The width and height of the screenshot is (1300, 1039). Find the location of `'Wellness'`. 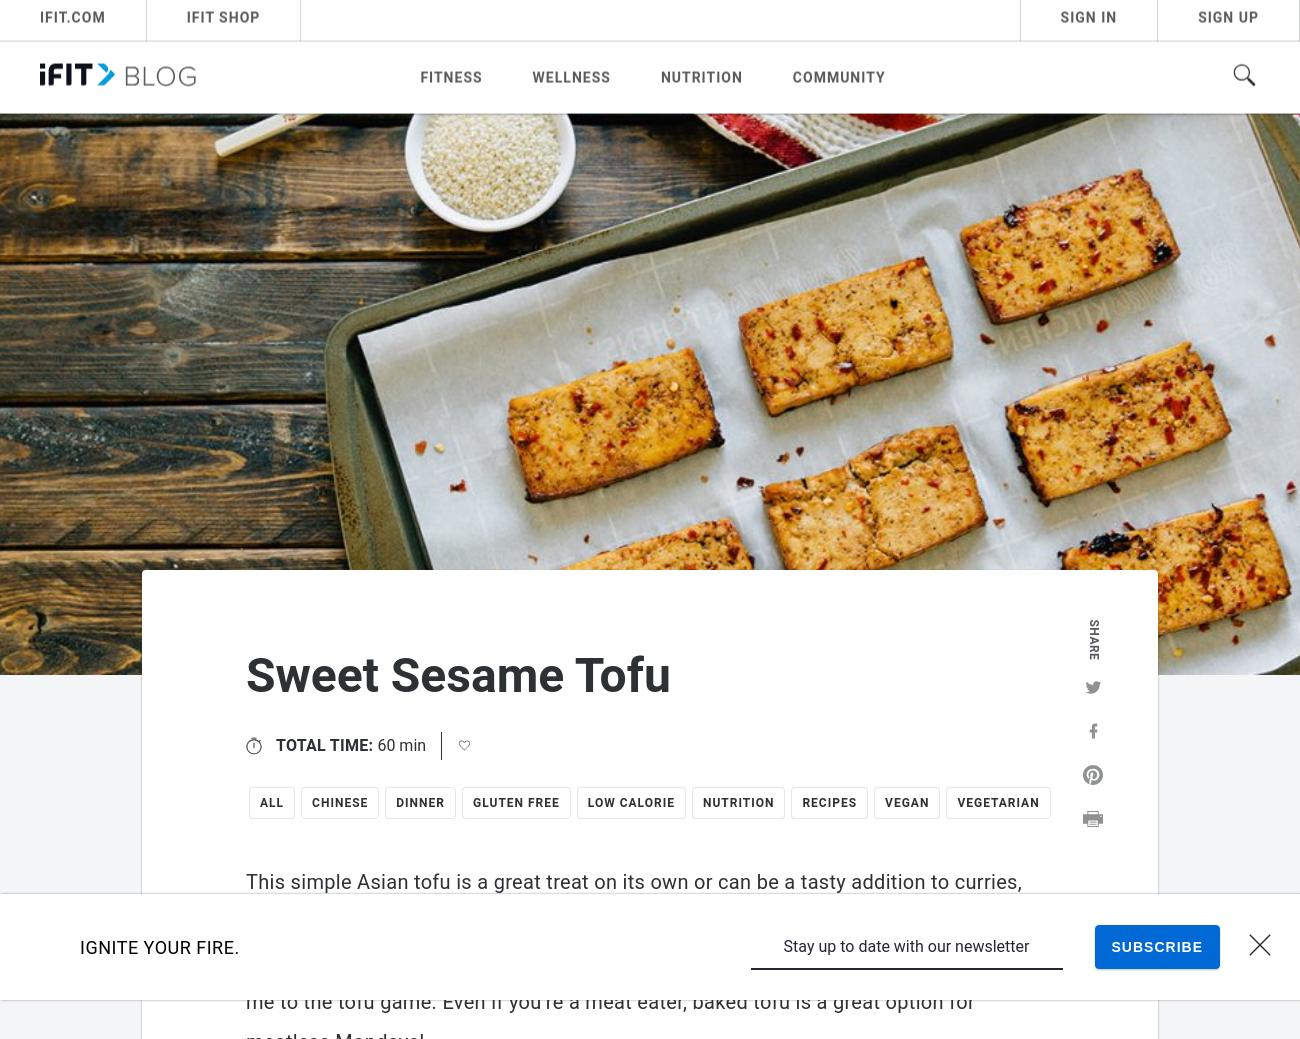

'Wellness' is located at coordinates (569, 82).